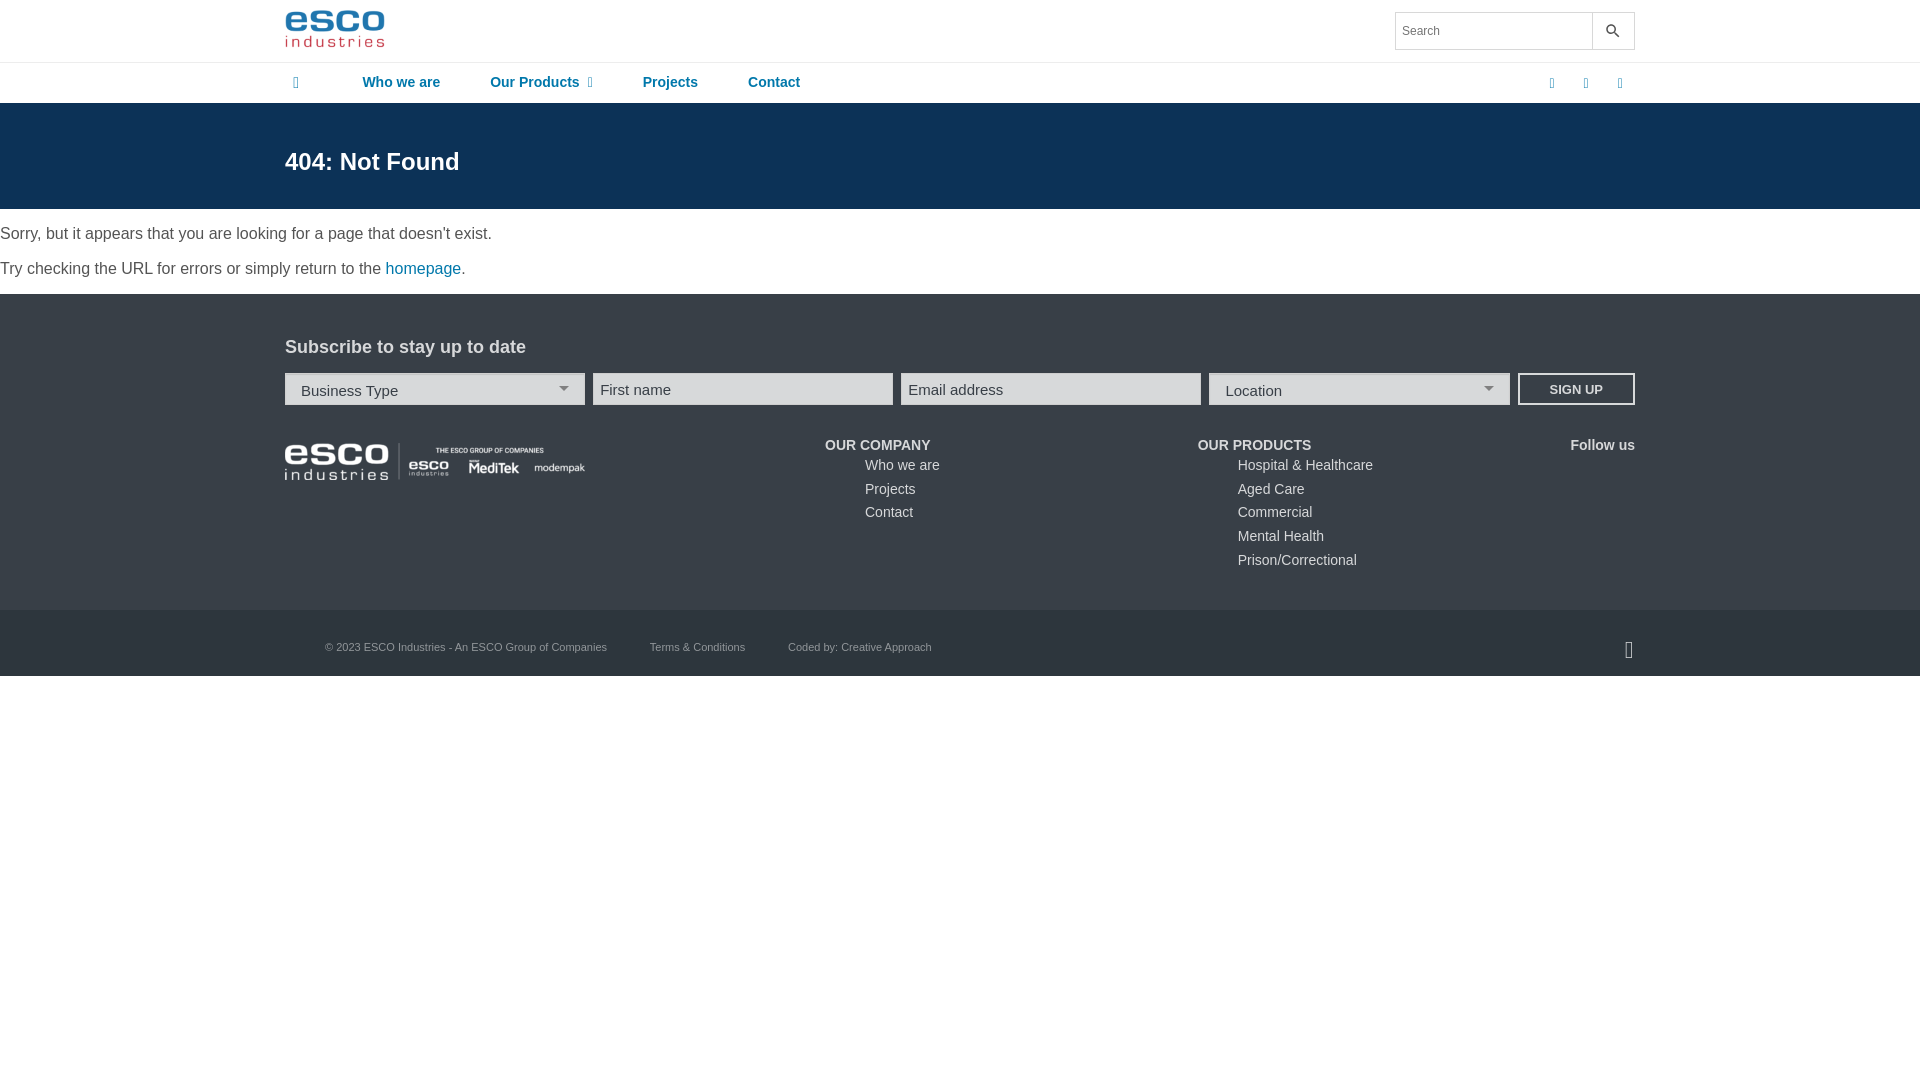 The image size is (1920, 1080). I want to click on 'Terms & Conditions', so click(649, 647).